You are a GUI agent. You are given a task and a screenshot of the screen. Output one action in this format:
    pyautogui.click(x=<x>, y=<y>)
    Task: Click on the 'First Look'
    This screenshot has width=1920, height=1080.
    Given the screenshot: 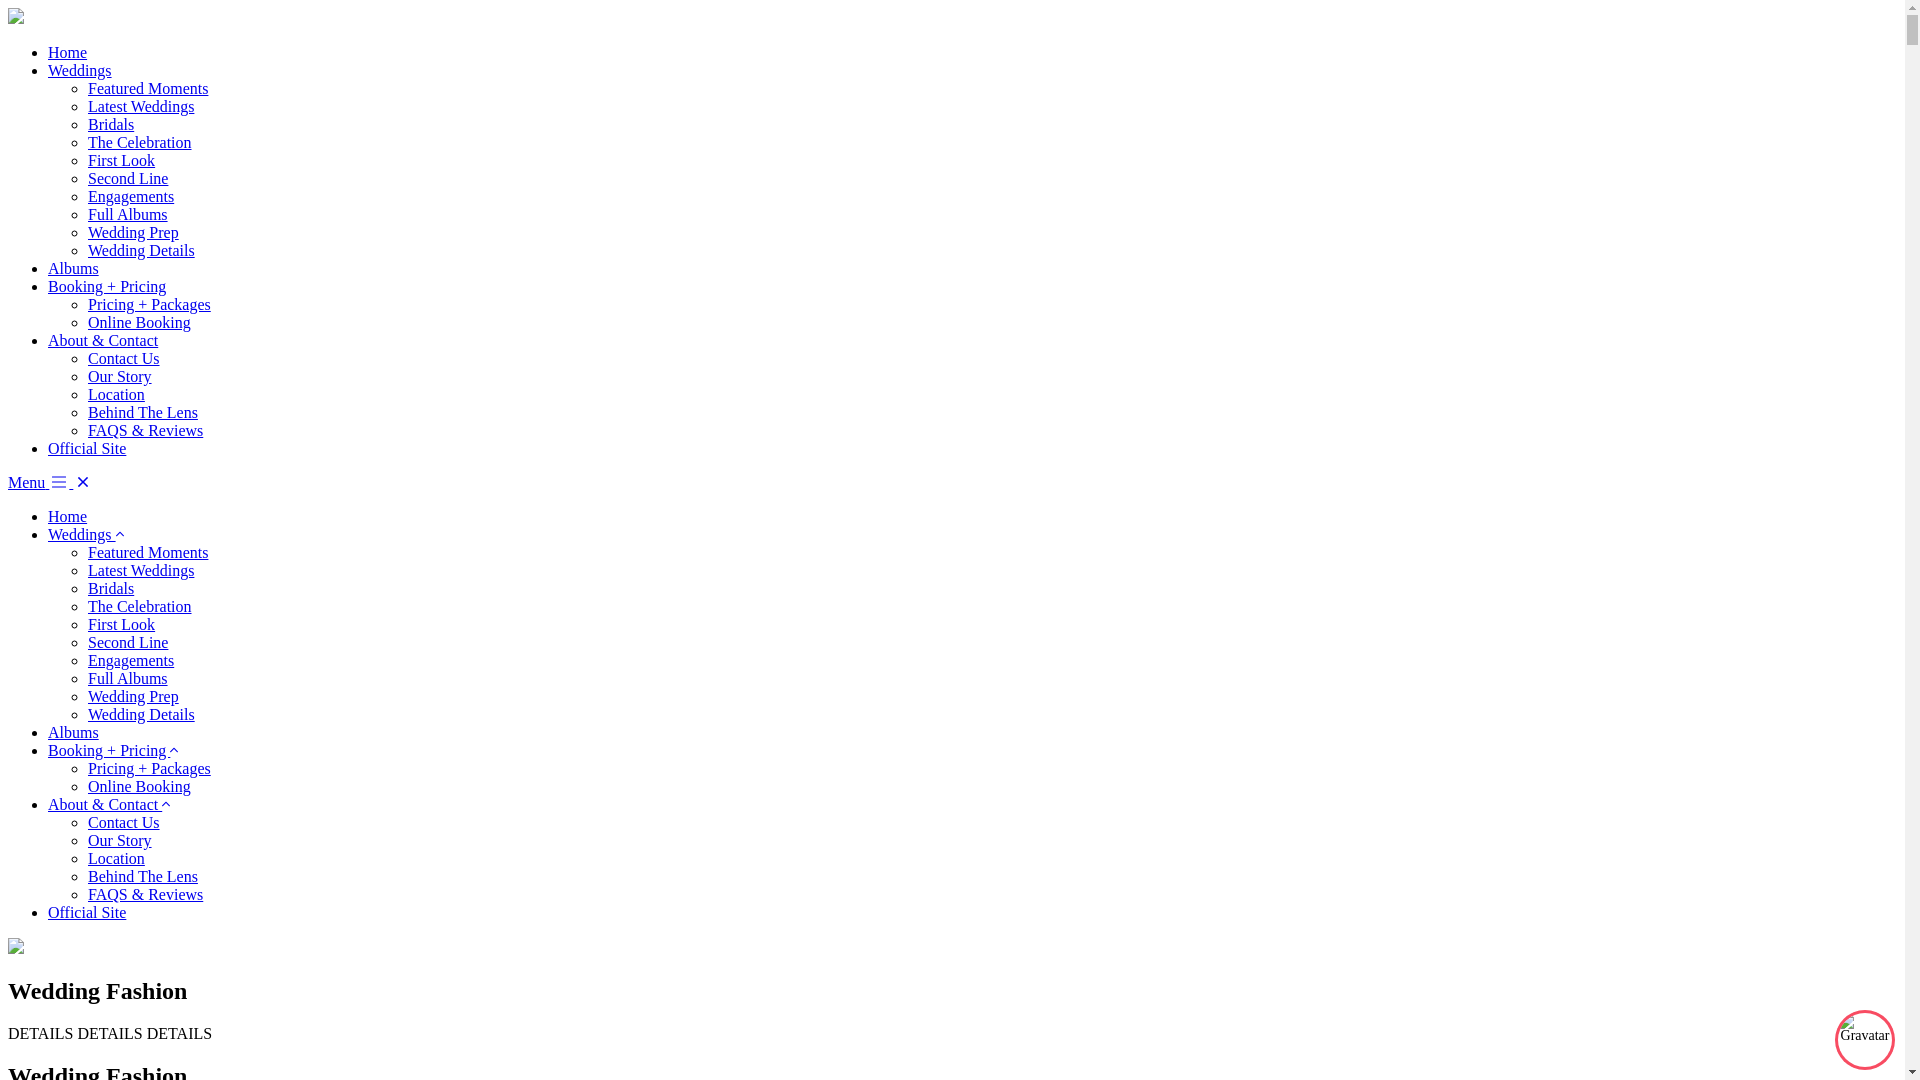 What is the action you would take?
    pyautogui.click(x=120, y=623)
    